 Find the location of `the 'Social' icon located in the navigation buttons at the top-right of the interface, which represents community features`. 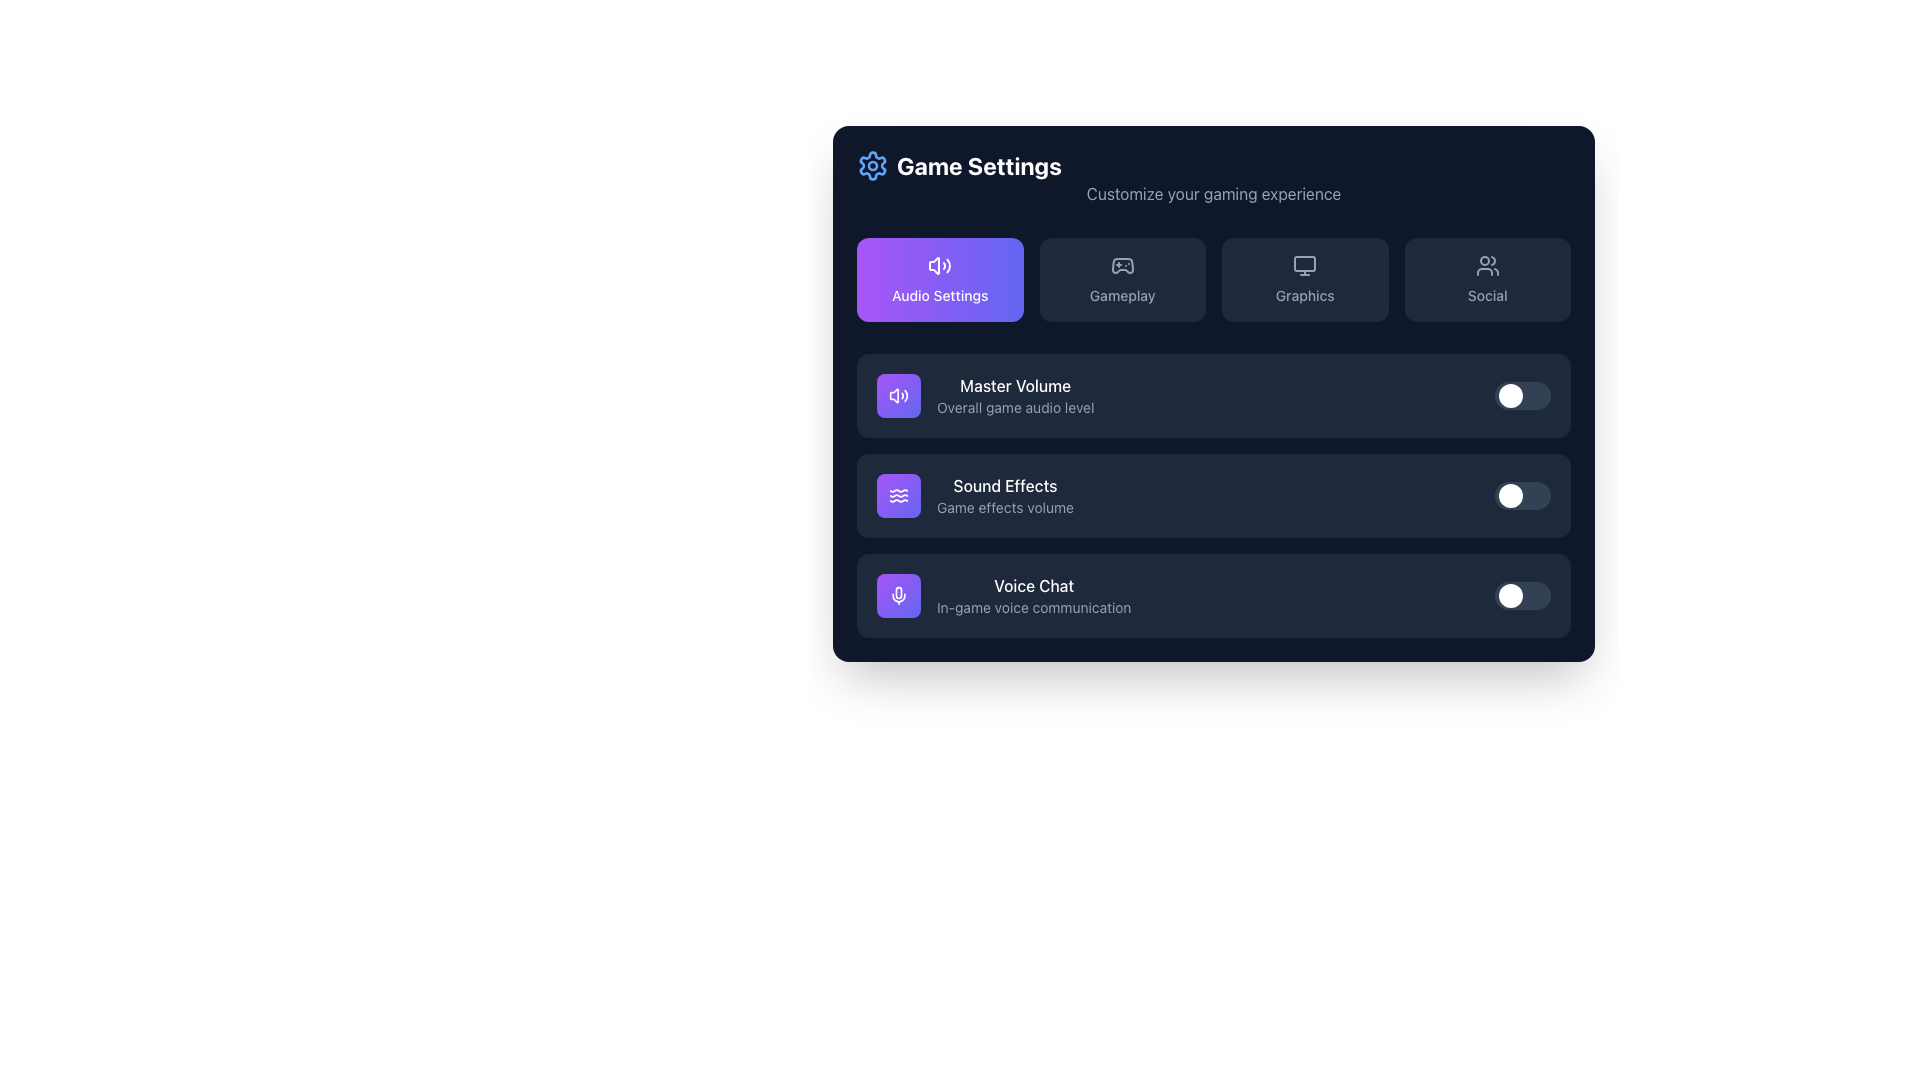

the 'Social' icon located in the navigation buttons at the top-right of the interface, which represents community features is located at coordinates (1487, 265).